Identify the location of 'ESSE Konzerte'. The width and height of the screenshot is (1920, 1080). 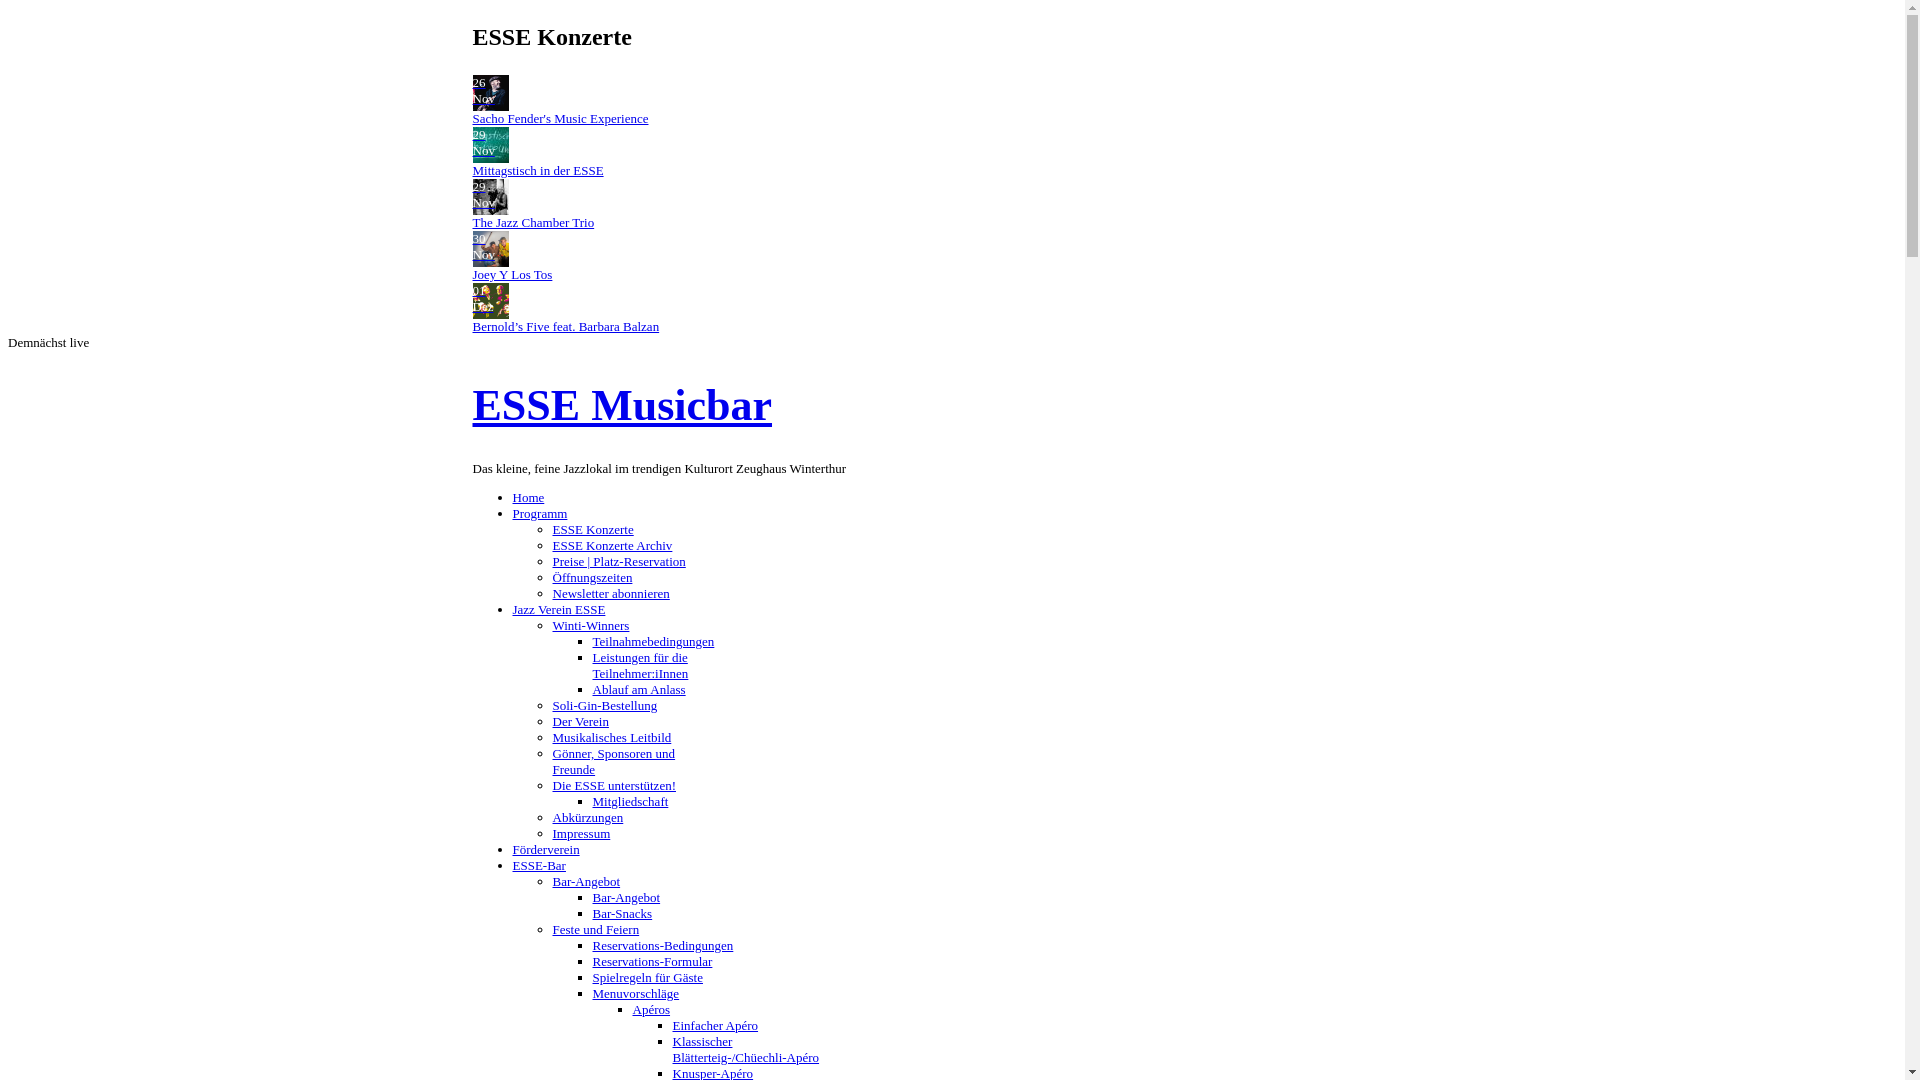
(591, 528).